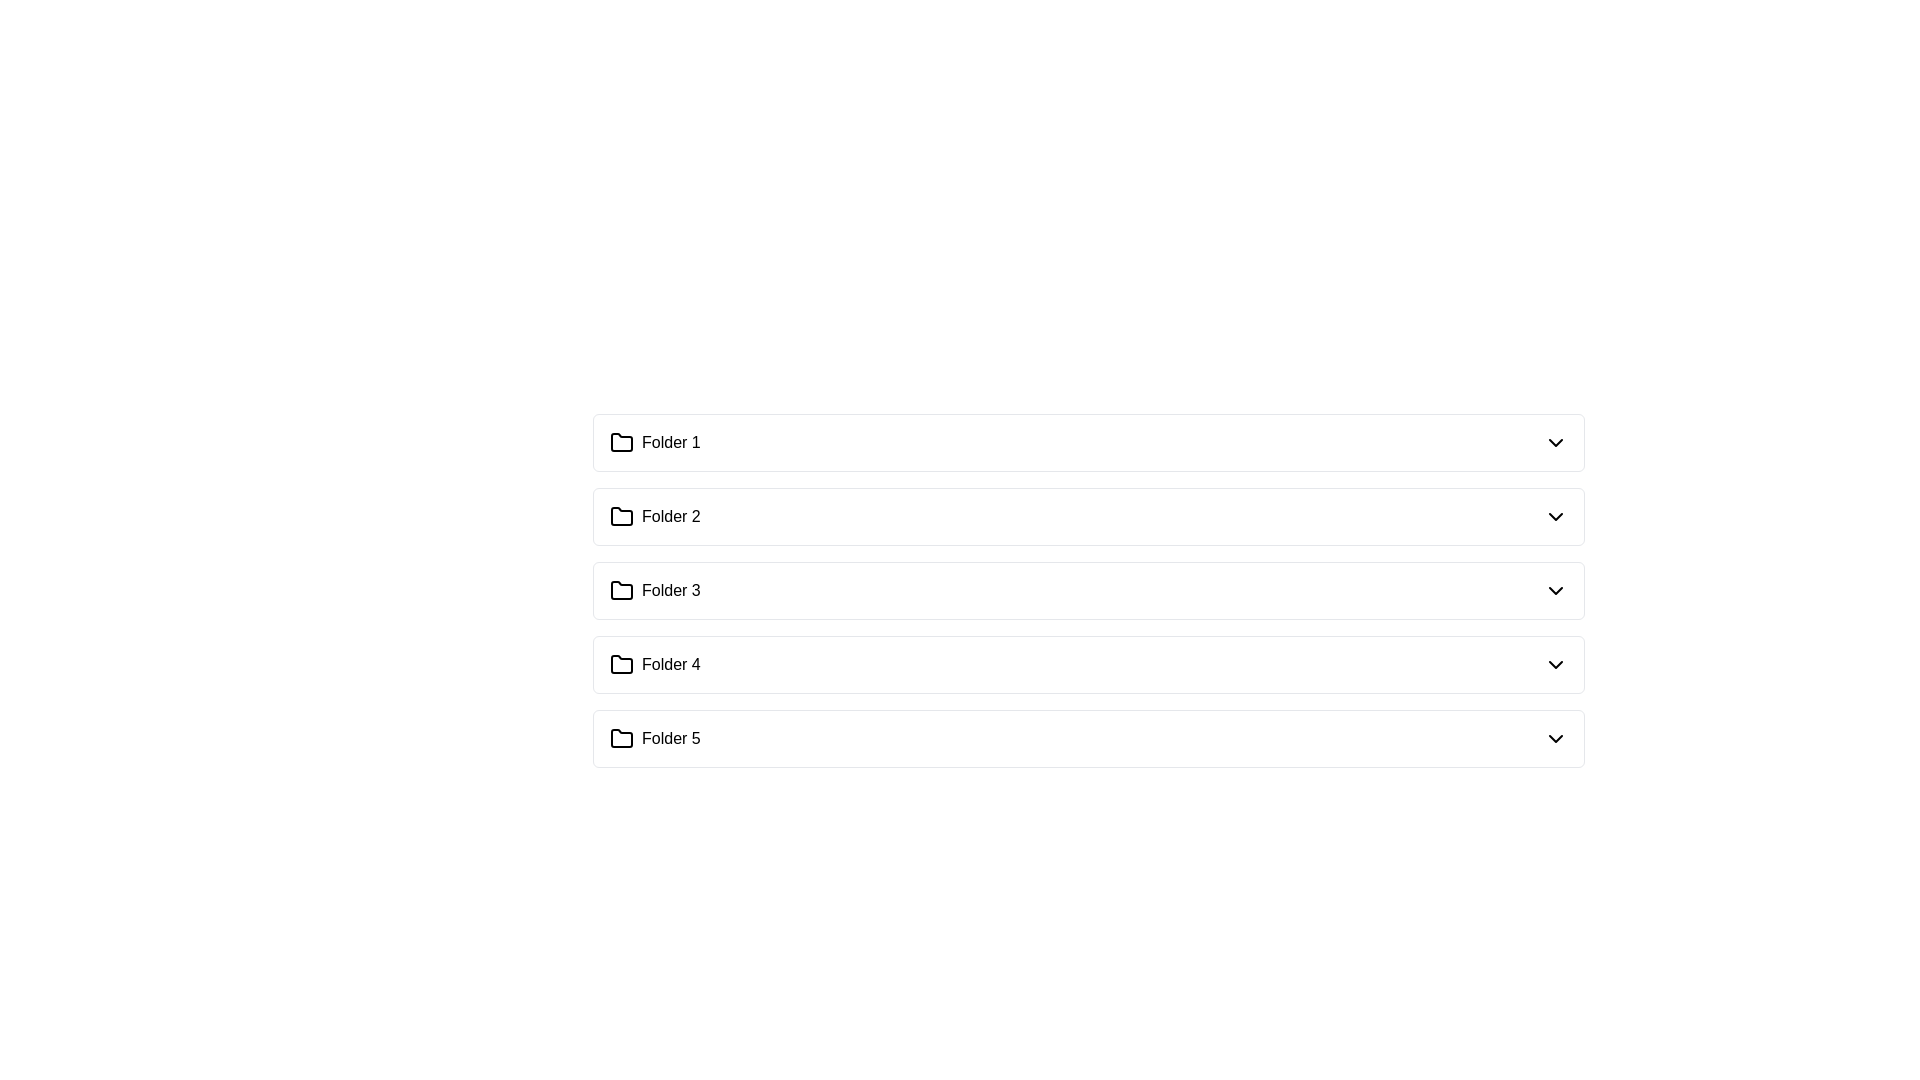 This screenshot has height=1080, width=1920. Describe the element at coordinates (671, 664) in the screenshot. I see `the text label representing the fourth folder entry` at that location.